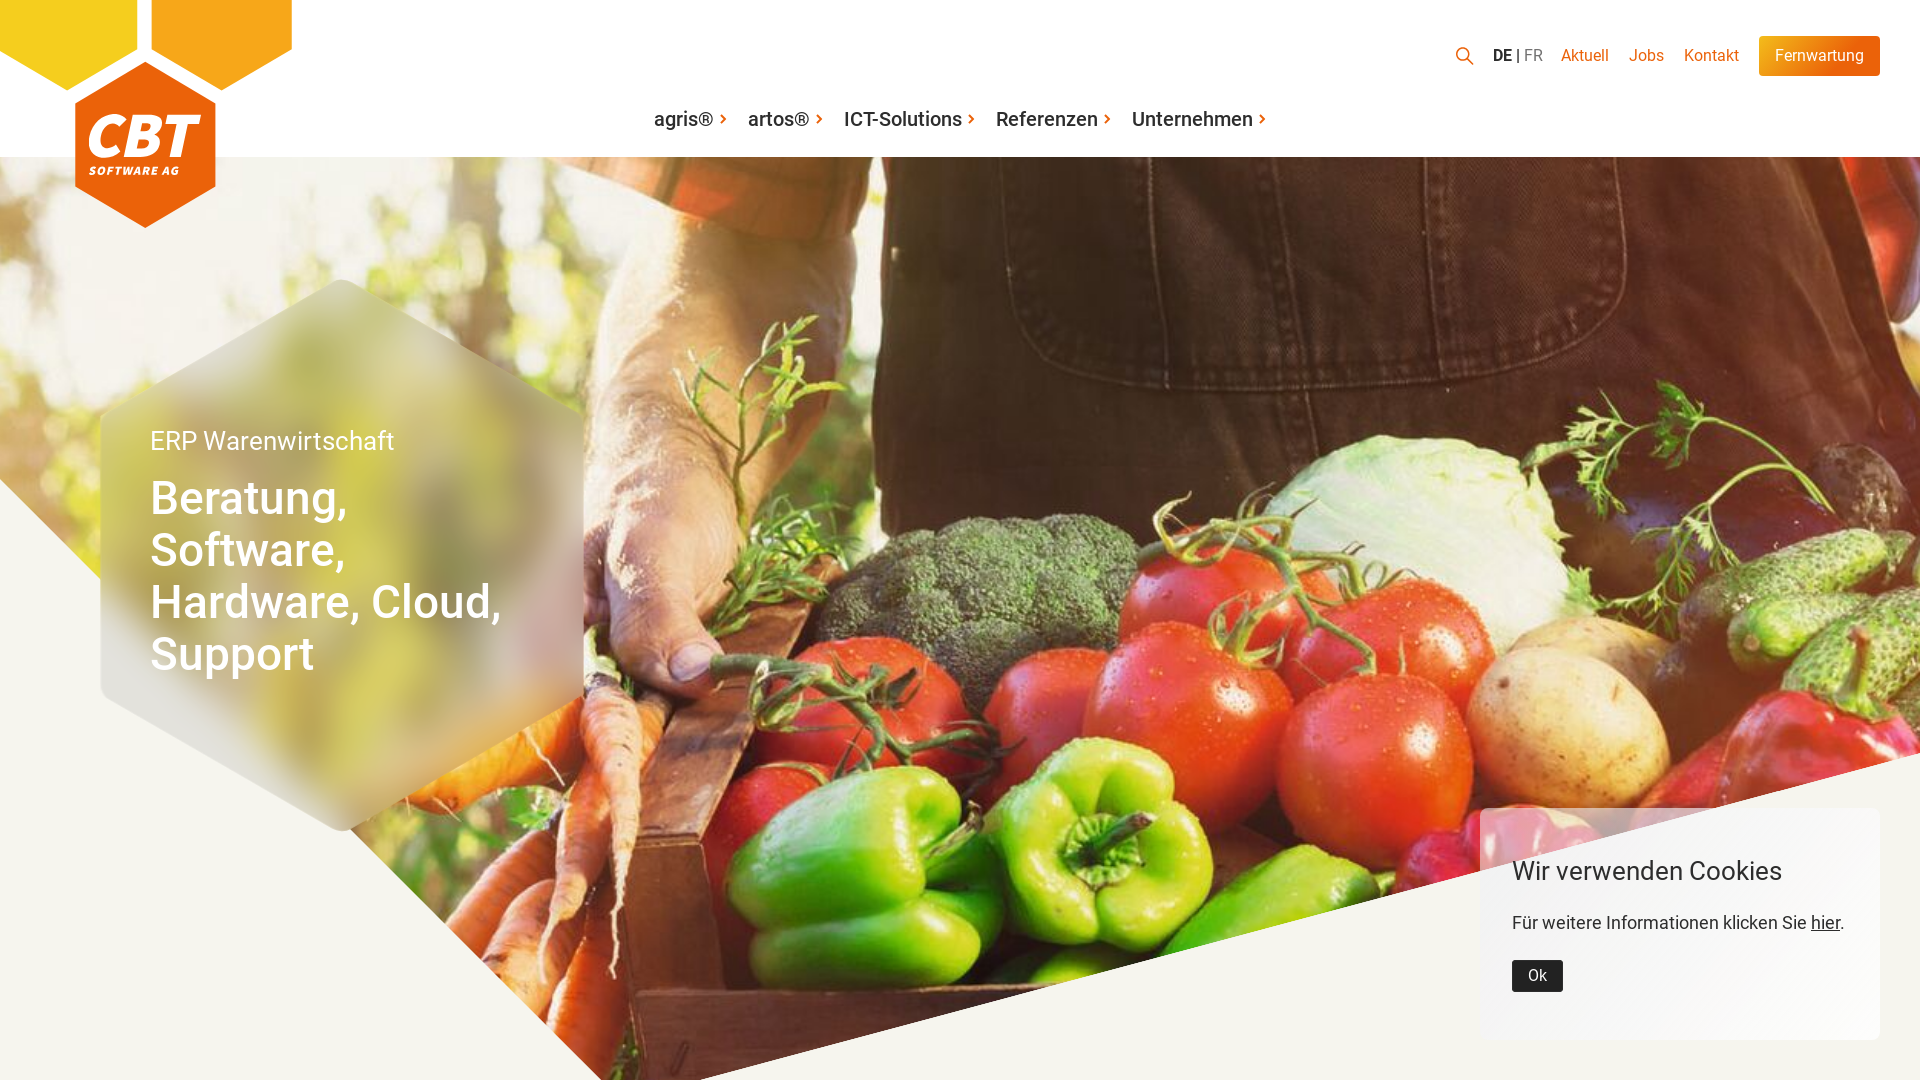  What do you see at coordinates (1583, 55) in the screenshot?
I see `'Aktuell'` at bounding box center [1583, 55].